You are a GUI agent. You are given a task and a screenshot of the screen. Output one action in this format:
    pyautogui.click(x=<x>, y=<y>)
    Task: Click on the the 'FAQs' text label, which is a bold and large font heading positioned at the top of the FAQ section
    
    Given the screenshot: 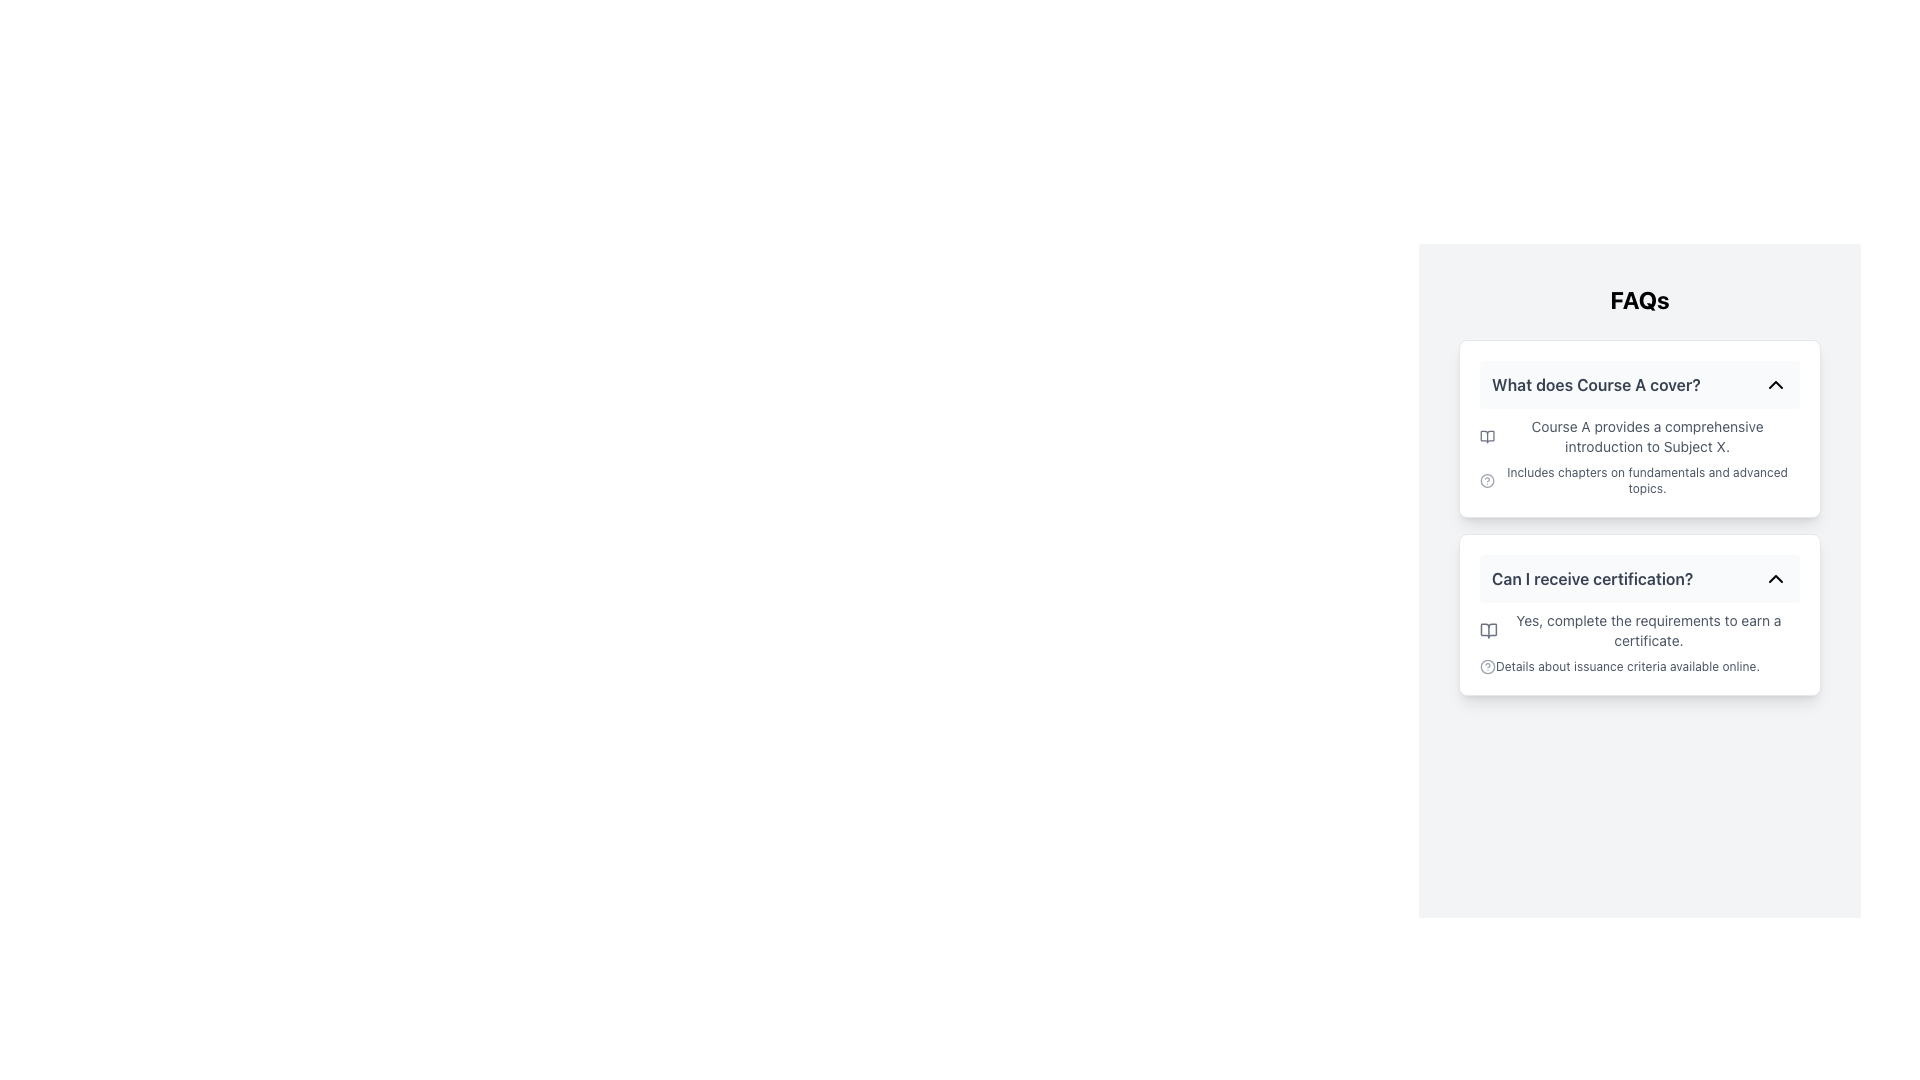 What is the action you would take?
    pyautogui.click(x=1640, y=300)
    